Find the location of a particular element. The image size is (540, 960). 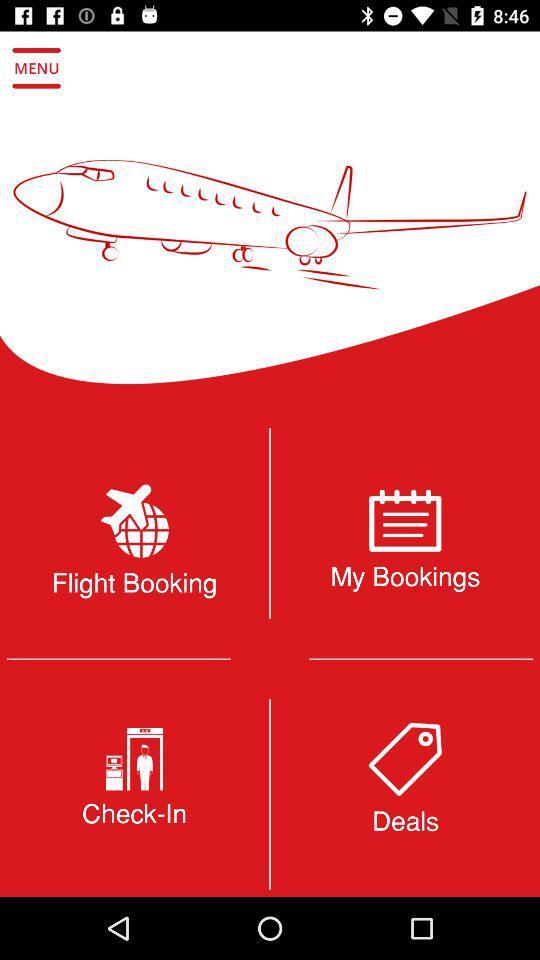

open the menu is located at coordinates (36, 68).